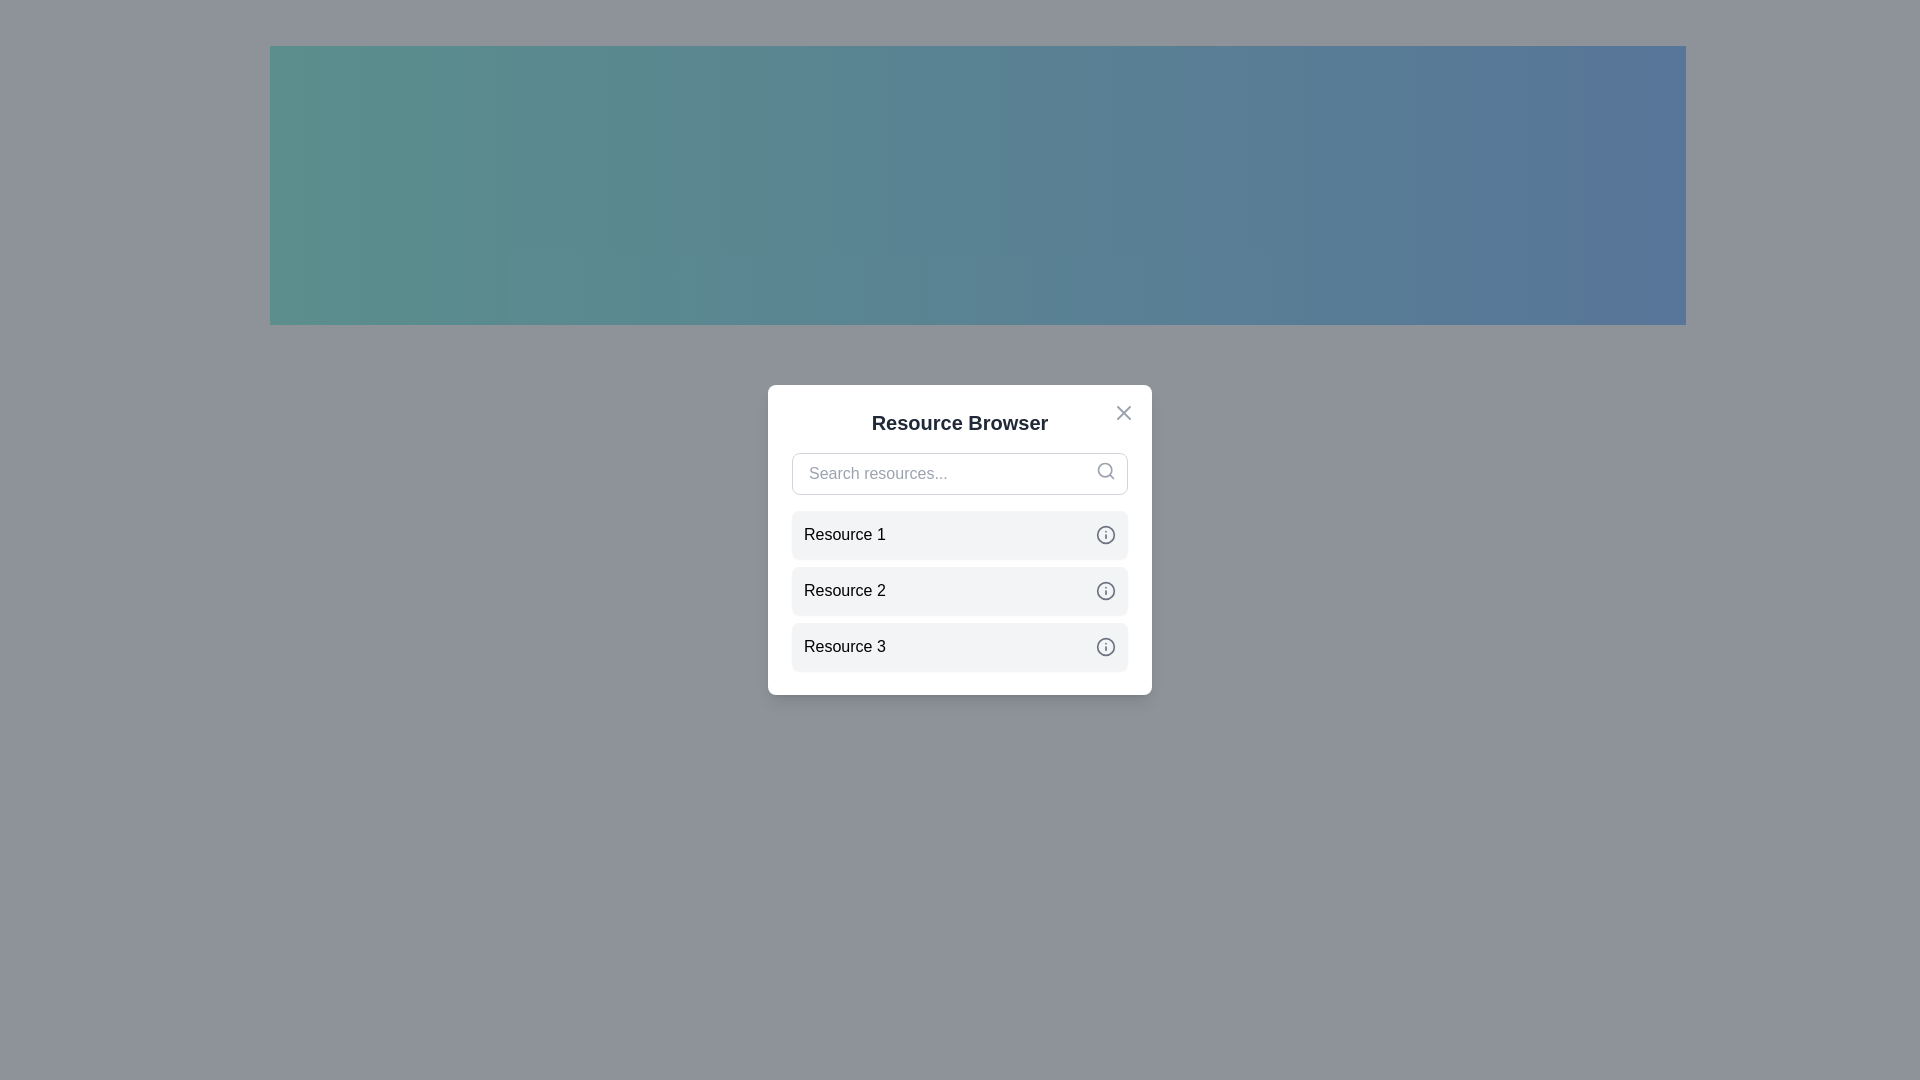 Image resolution: width=1920 pixels, height=1080 pixels. What do you see at coordinates (1104, 647) in the screenshot?
I see `the informational icon, which is a small circular icon with a gray outline and an 'i' symbol, located at the far-right end of the 'Resource 3' row in the 'Resource Browser'` at bounding box center [1104, 647].